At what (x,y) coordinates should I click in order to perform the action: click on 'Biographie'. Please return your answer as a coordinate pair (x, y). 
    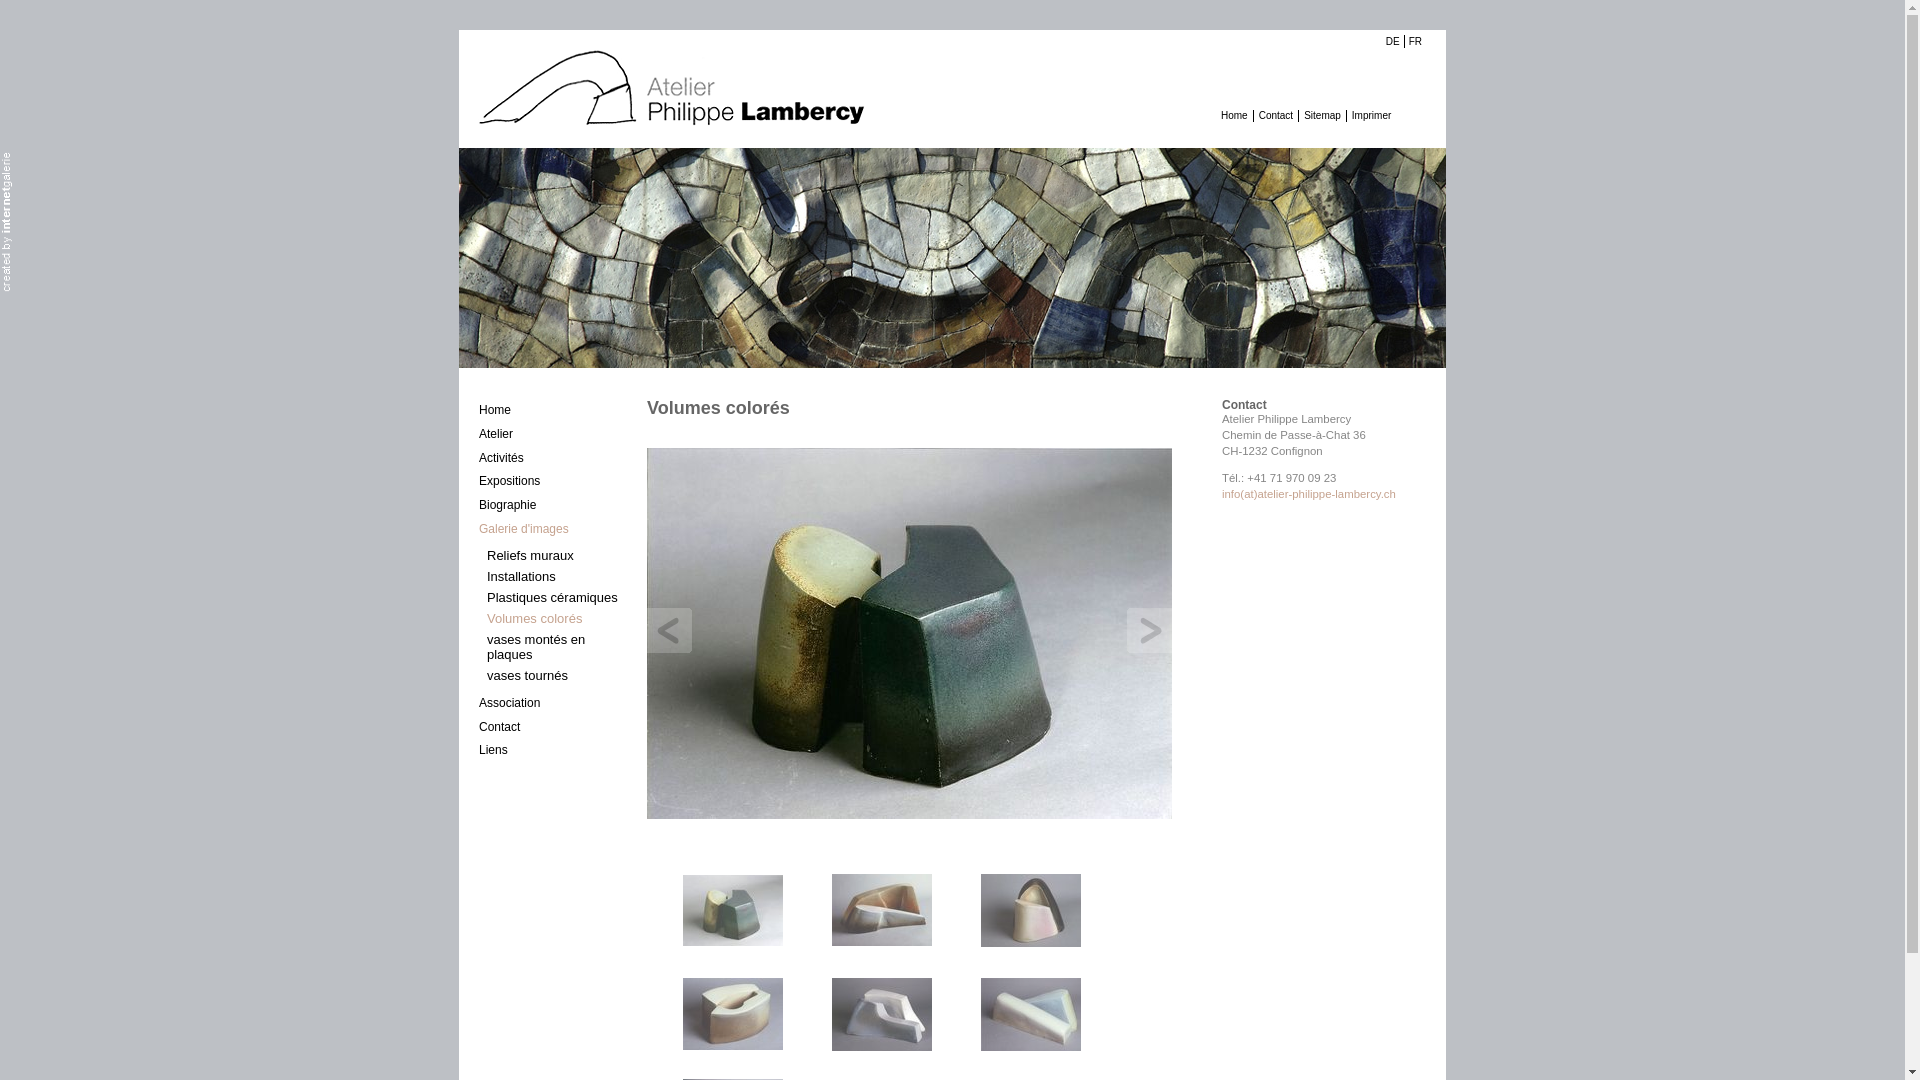
    Looking at the image, I should click on (552, 504).